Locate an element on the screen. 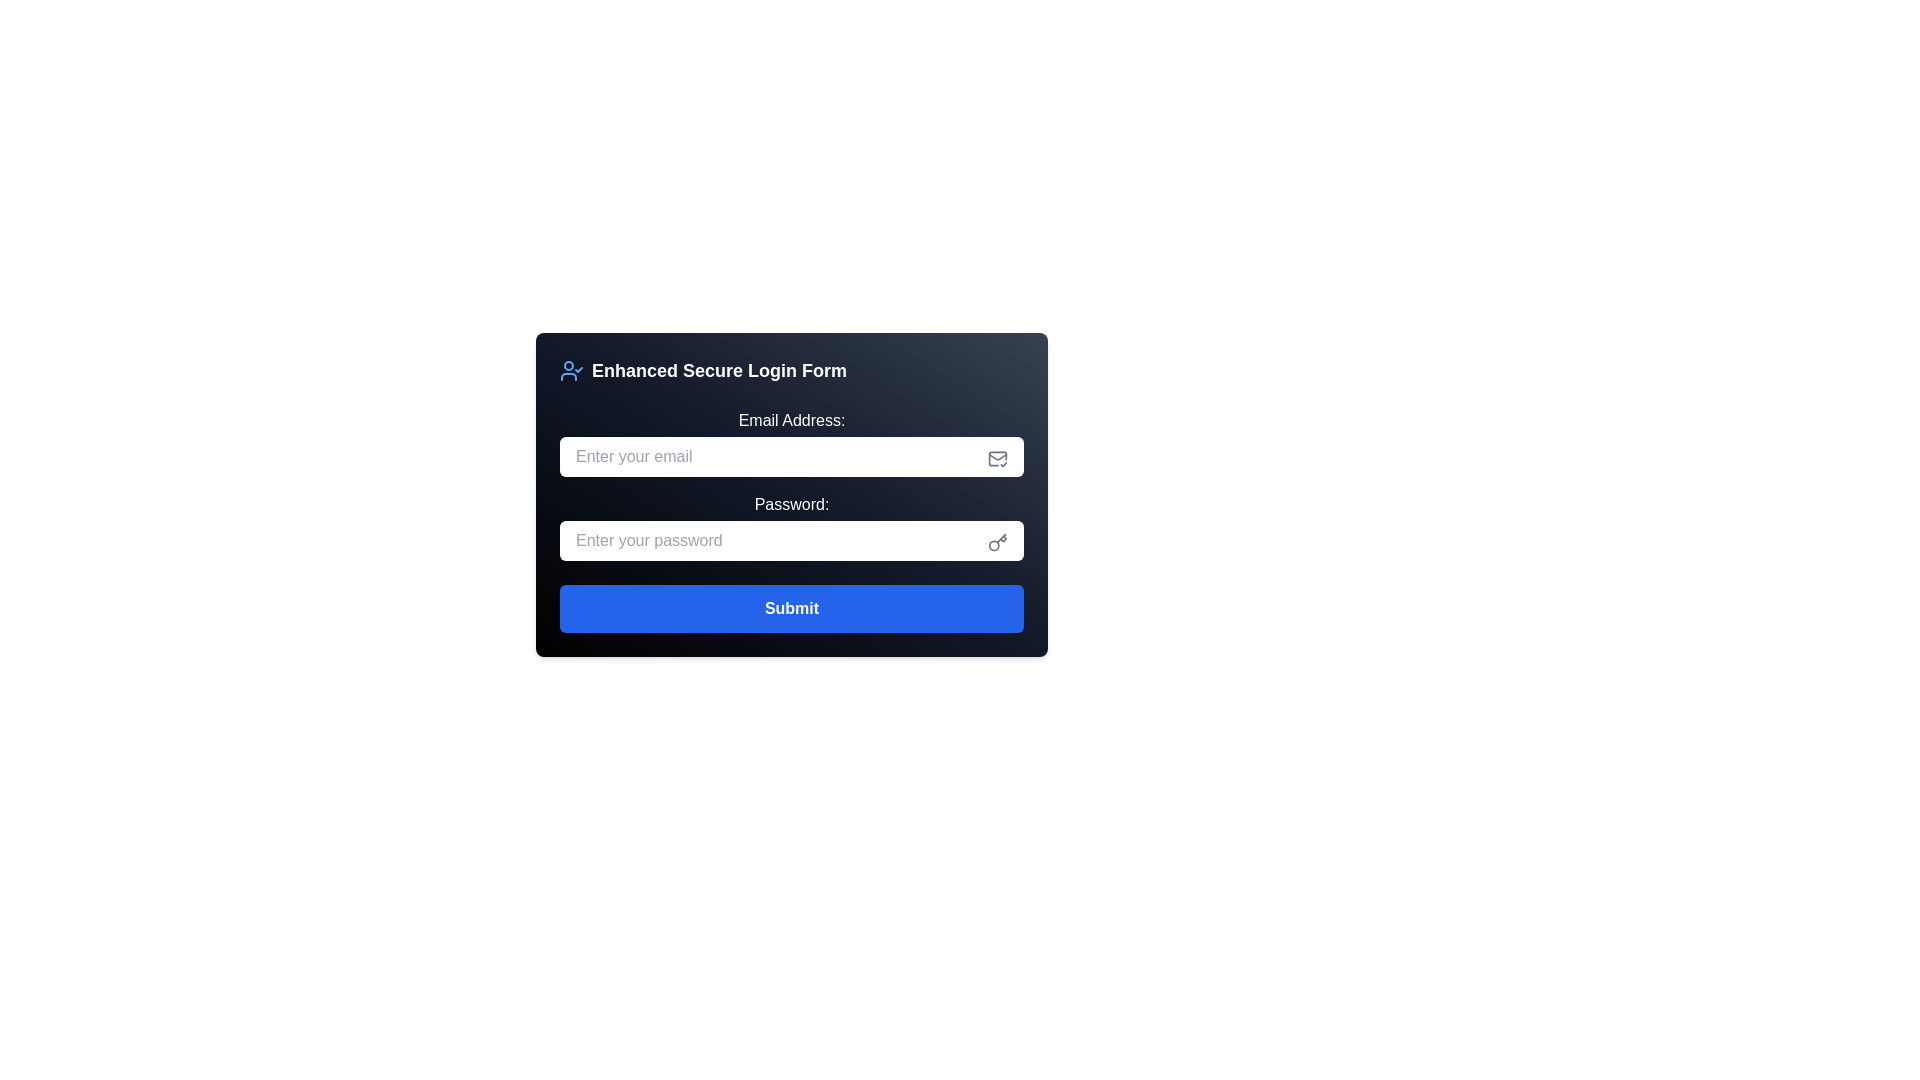 This screenshot has height=1080, width=1920. the visibility toggle button located at the far right of the 'Password:' field is located at coordinates (998, 543).